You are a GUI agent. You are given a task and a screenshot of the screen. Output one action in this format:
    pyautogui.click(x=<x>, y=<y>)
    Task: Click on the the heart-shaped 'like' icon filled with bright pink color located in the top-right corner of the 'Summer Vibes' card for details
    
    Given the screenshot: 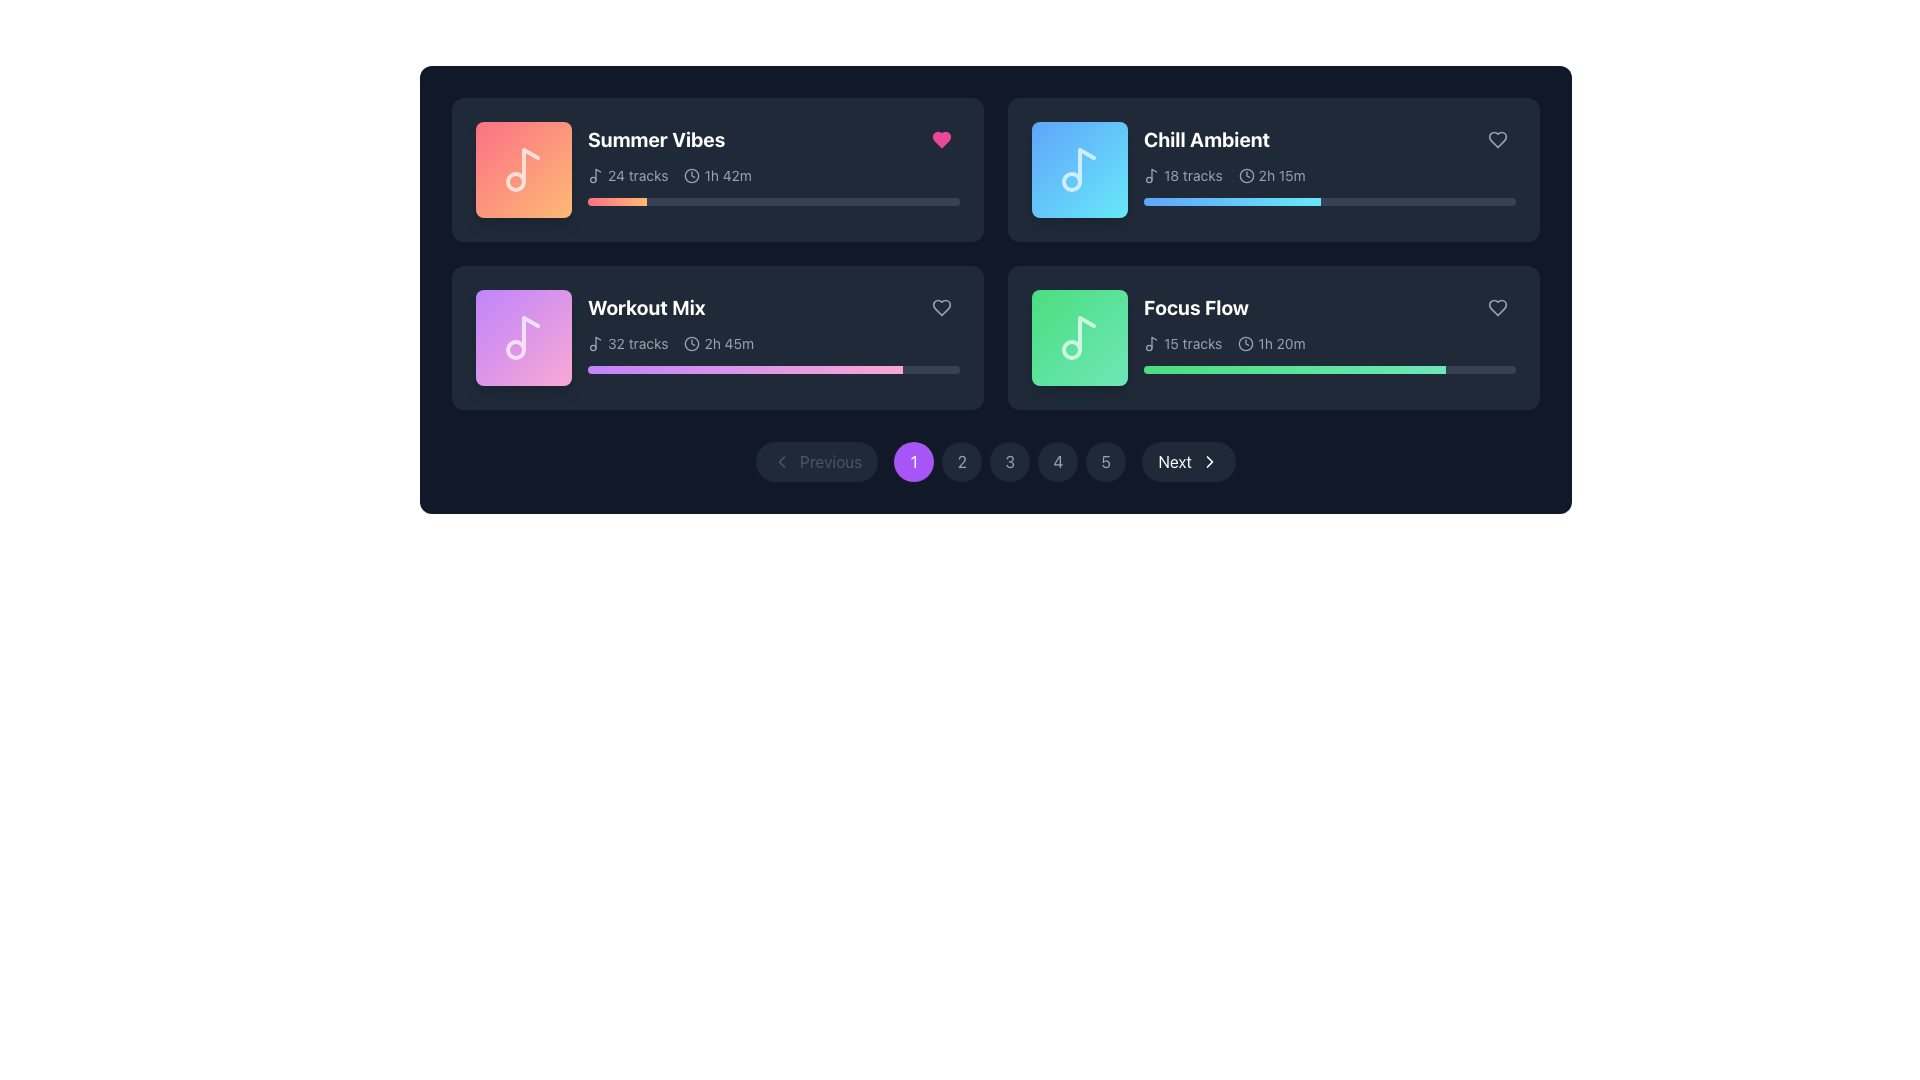 What is the action you would take?
    pyautogui.click(x=940, y=138)
    